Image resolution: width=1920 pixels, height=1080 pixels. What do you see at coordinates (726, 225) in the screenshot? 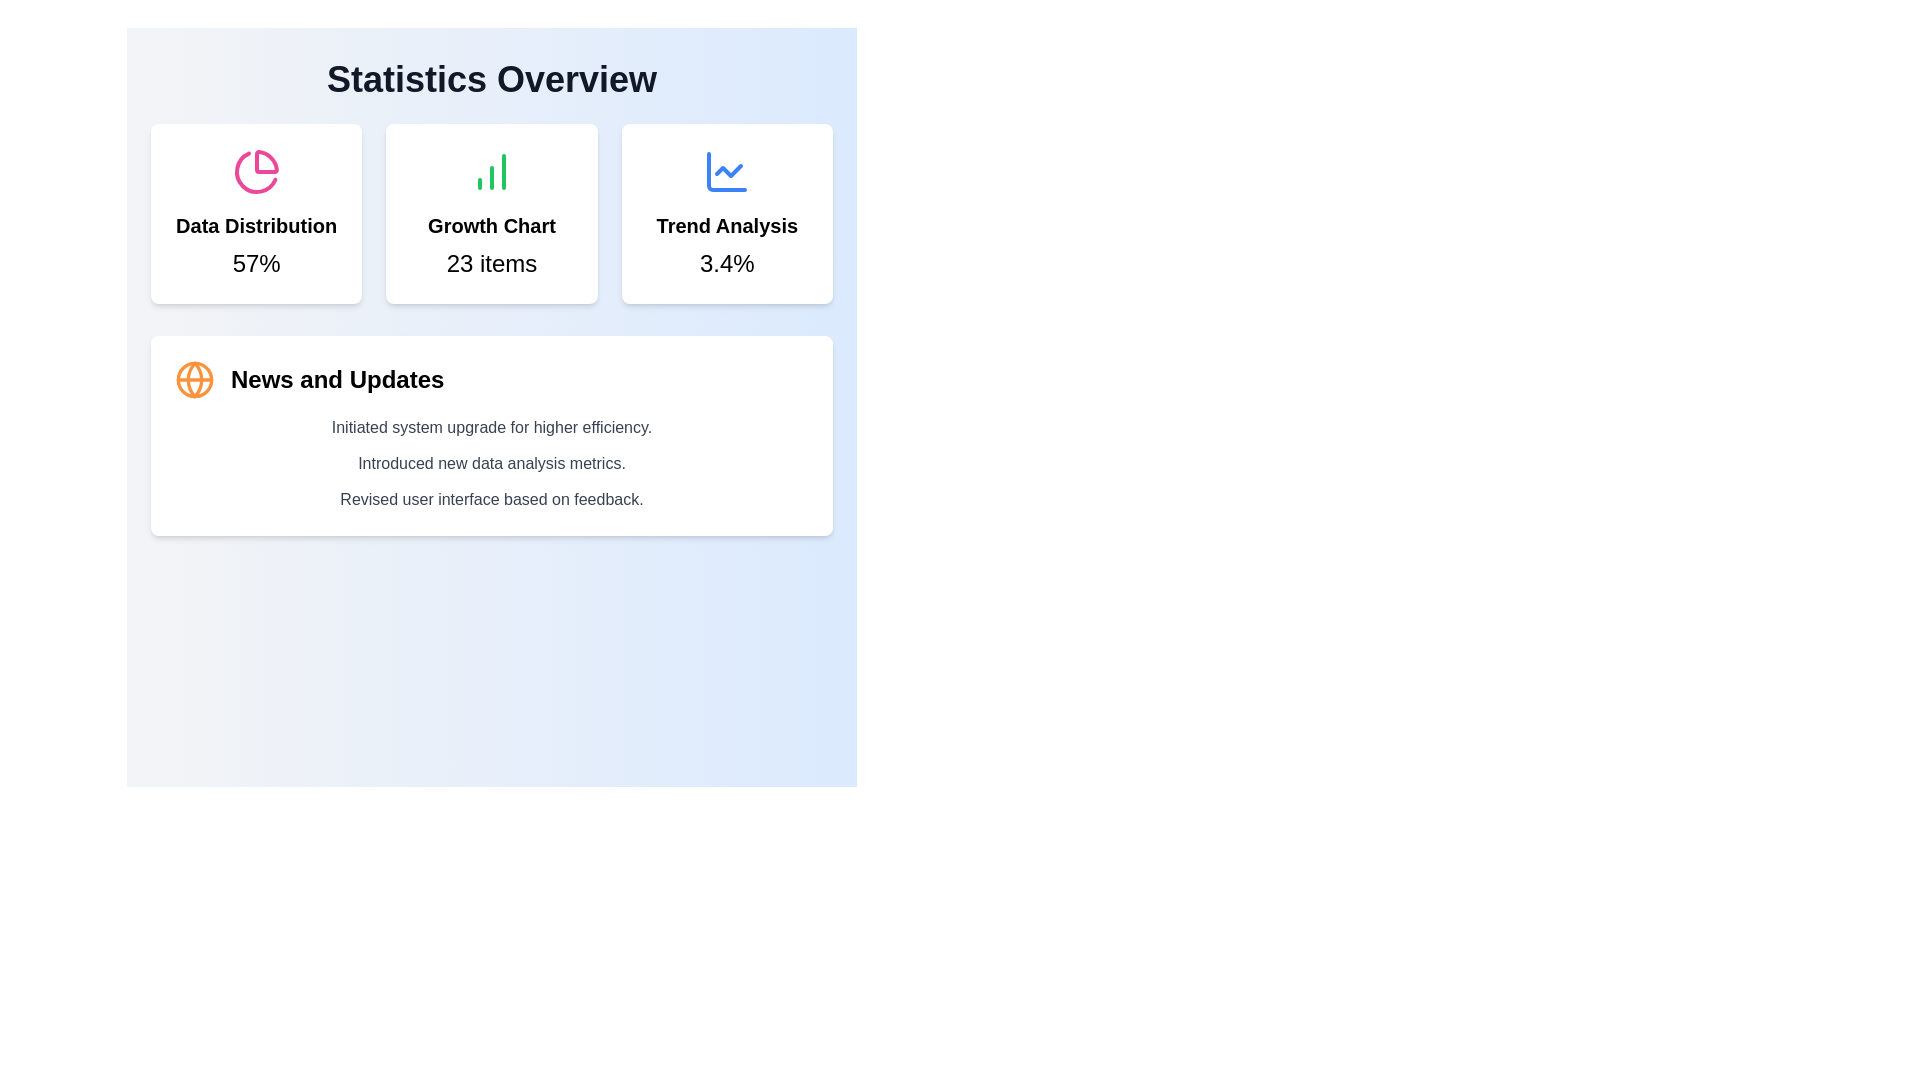
I see `the text label indicating 'Trend Analysis' that is centered within a card structure, positioned below a blue chart icon and above a text element reading '3.4%'` at bounding box center [726, 225].